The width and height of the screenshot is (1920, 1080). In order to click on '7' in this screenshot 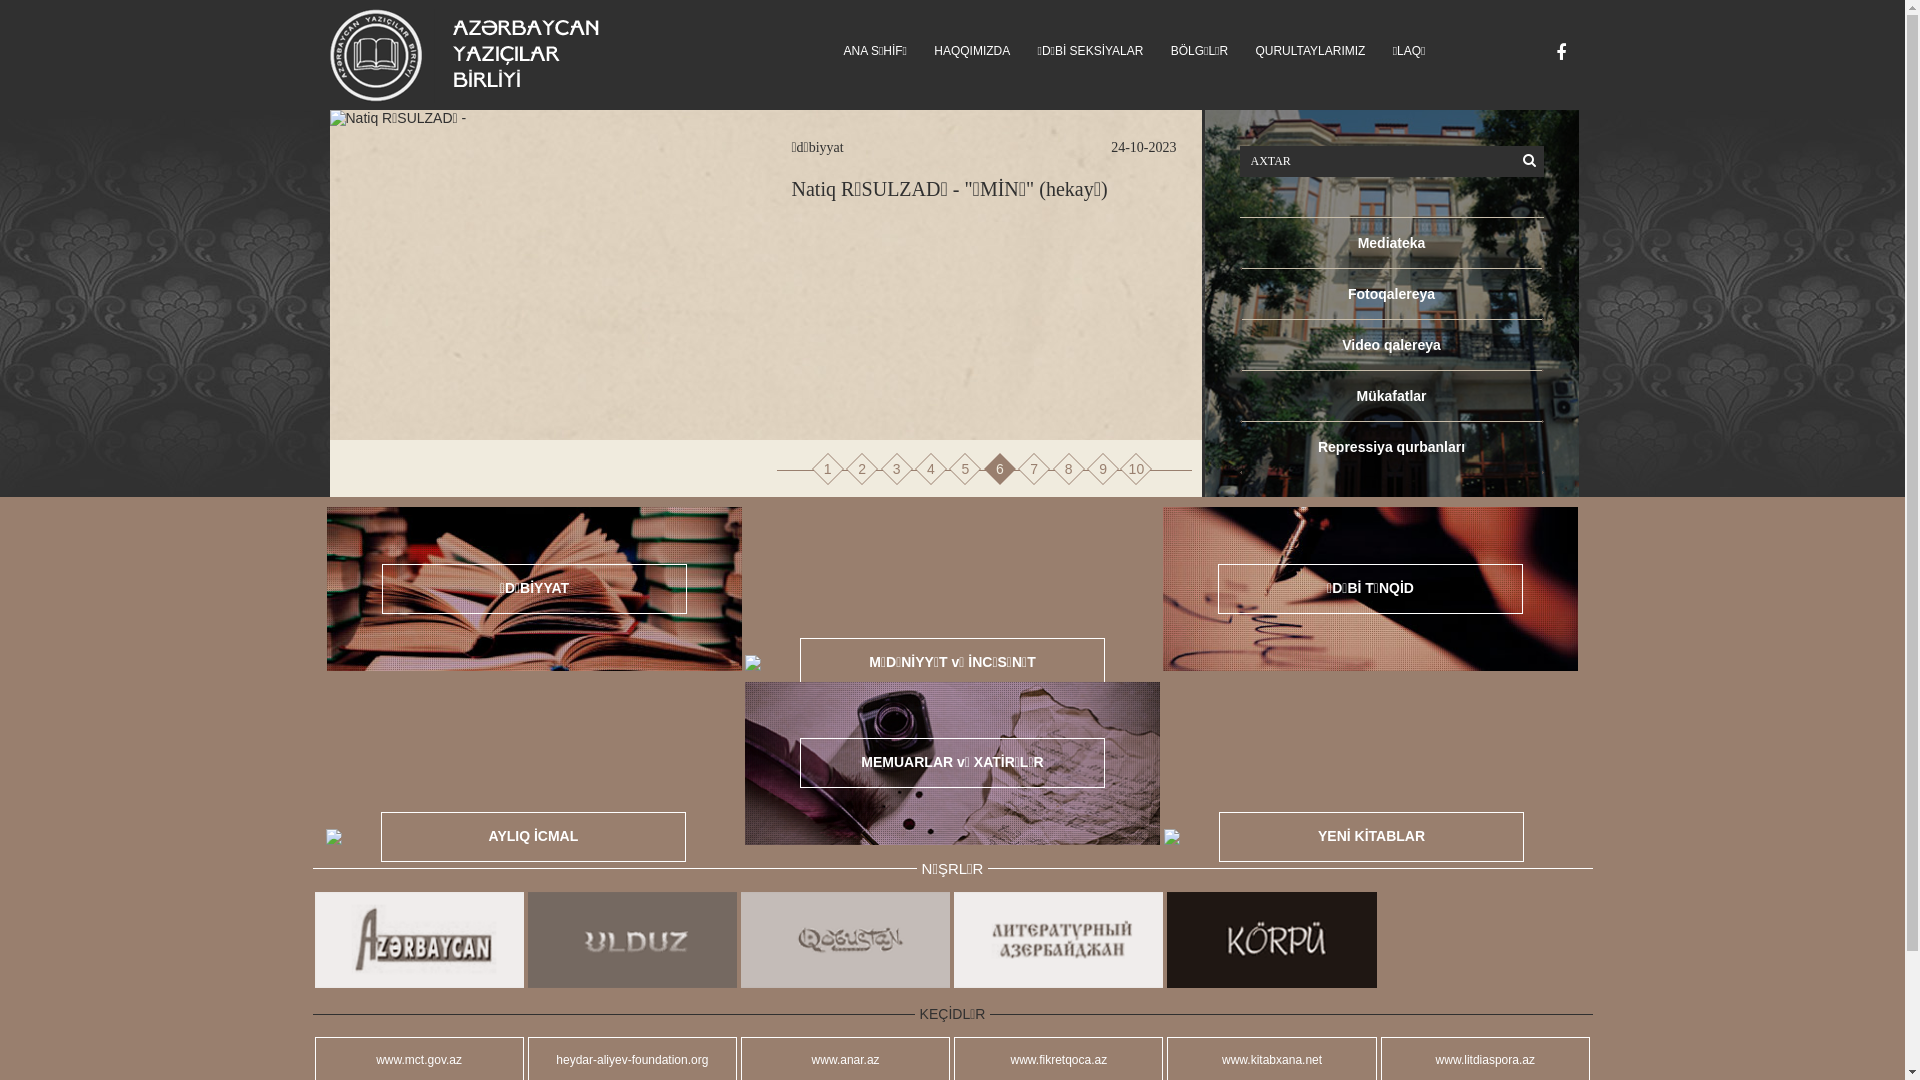, I will do `click(1033, 469)`.